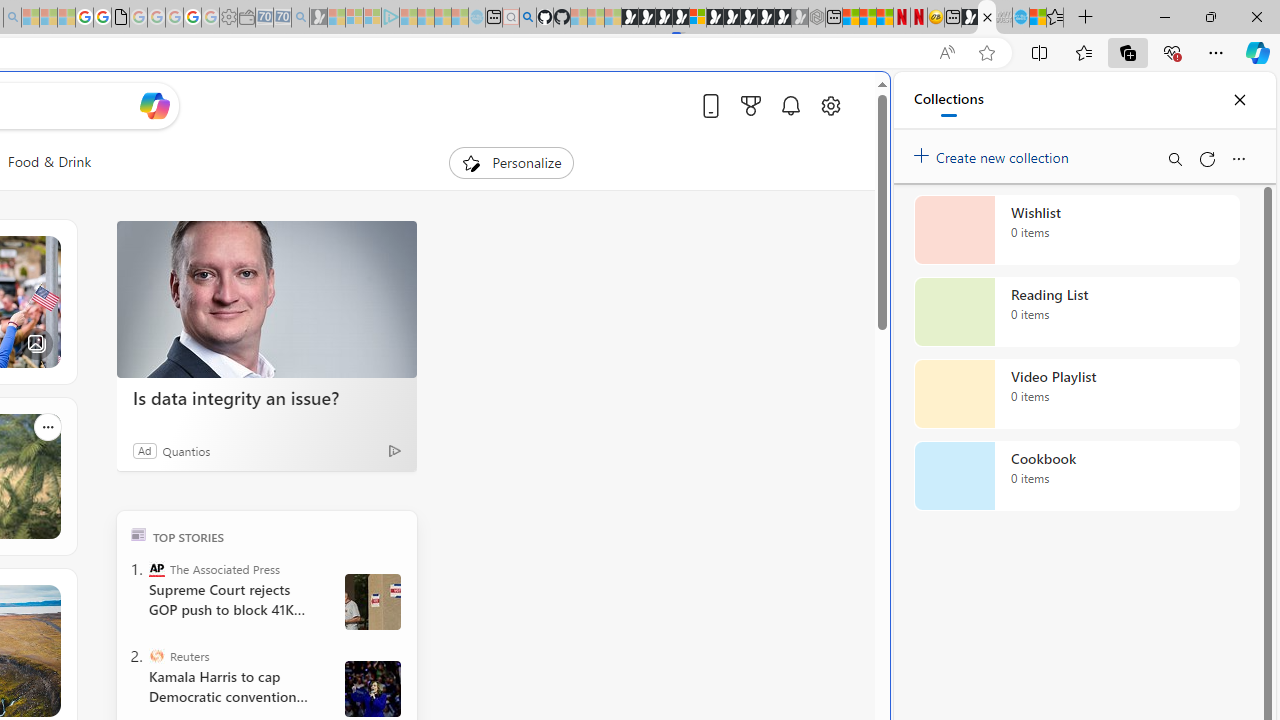 The image size is (1280, 720). What do you see at coordinates (528, 17) in the screenshot?
I see `'github - Search'` at bounding box center [528, 17].